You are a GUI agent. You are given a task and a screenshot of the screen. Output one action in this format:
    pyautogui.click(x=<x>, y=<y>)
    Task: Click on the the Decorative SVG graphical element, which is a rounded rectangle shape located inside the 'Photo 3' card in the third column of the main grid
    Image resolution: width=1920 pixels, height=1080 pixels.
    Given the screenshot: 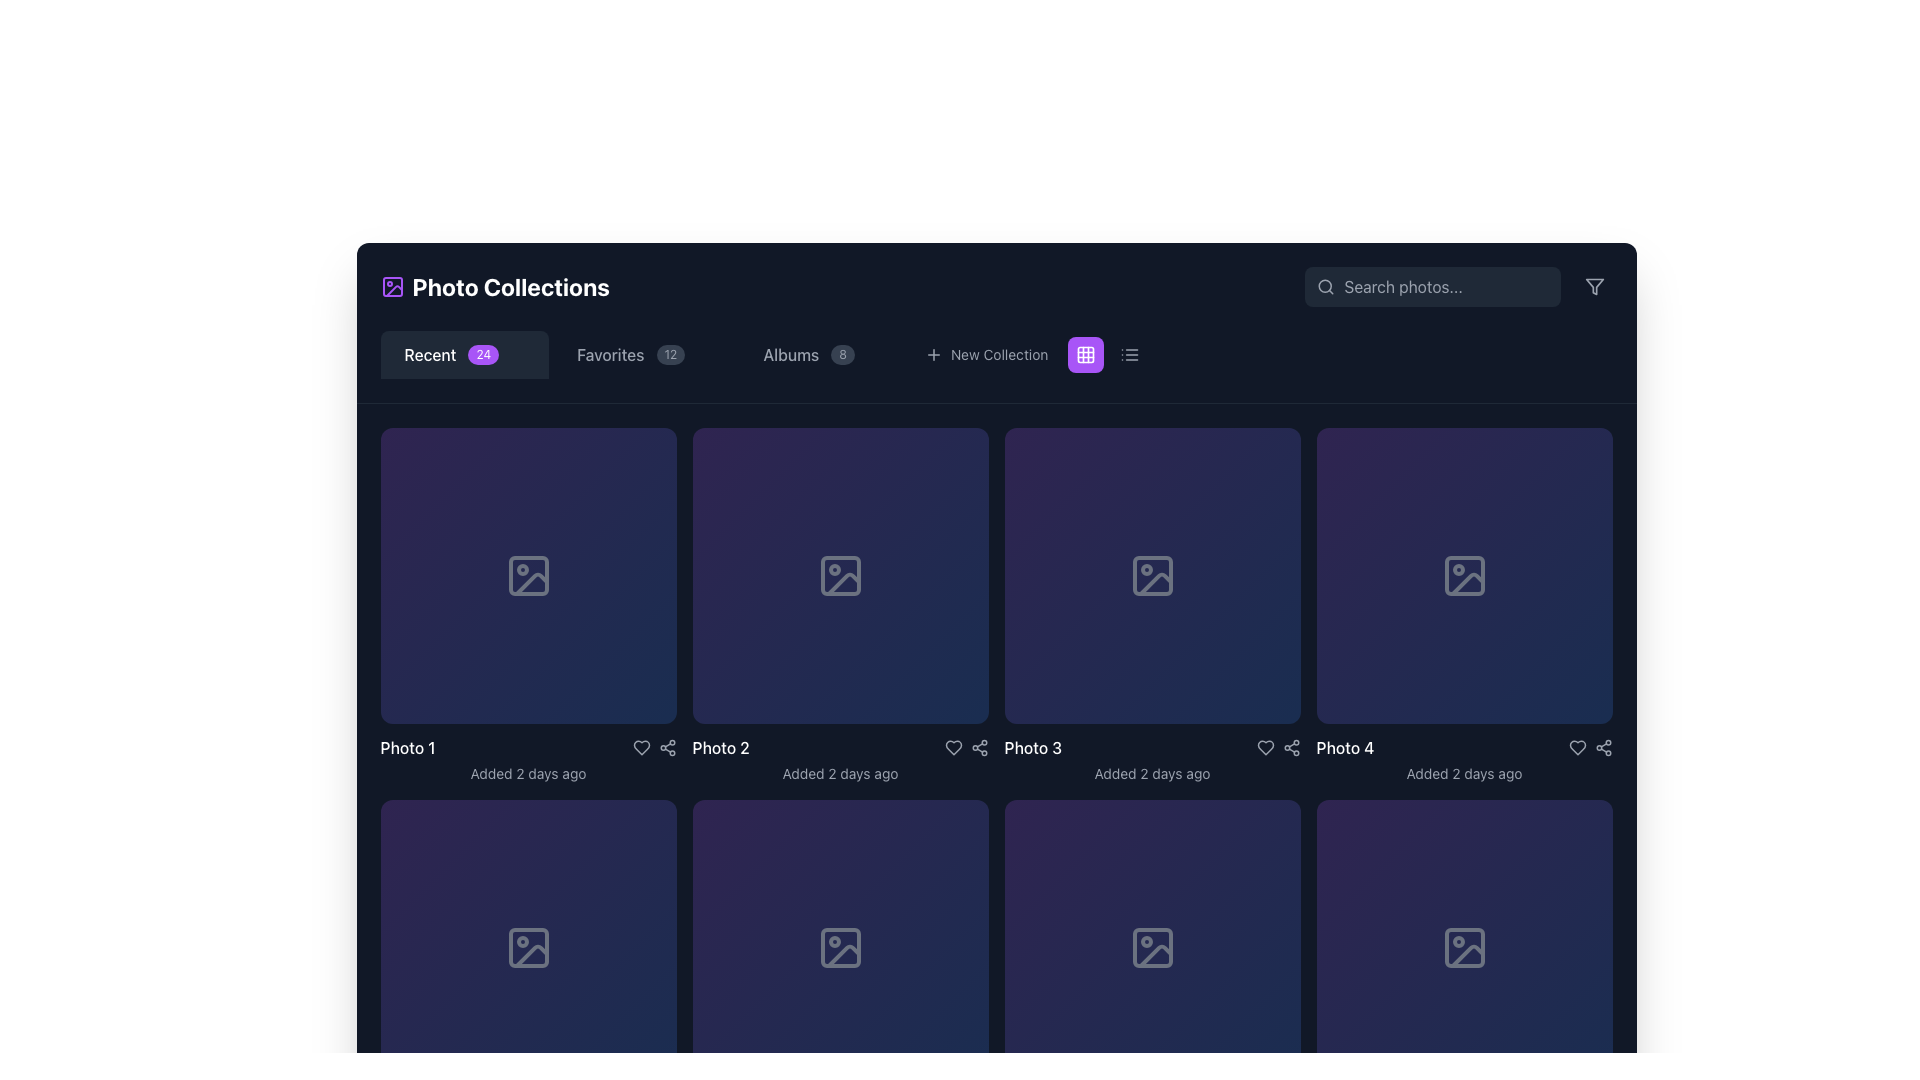 What is the action you would take?
    pyautogui.click(x=1152, y=575)
    